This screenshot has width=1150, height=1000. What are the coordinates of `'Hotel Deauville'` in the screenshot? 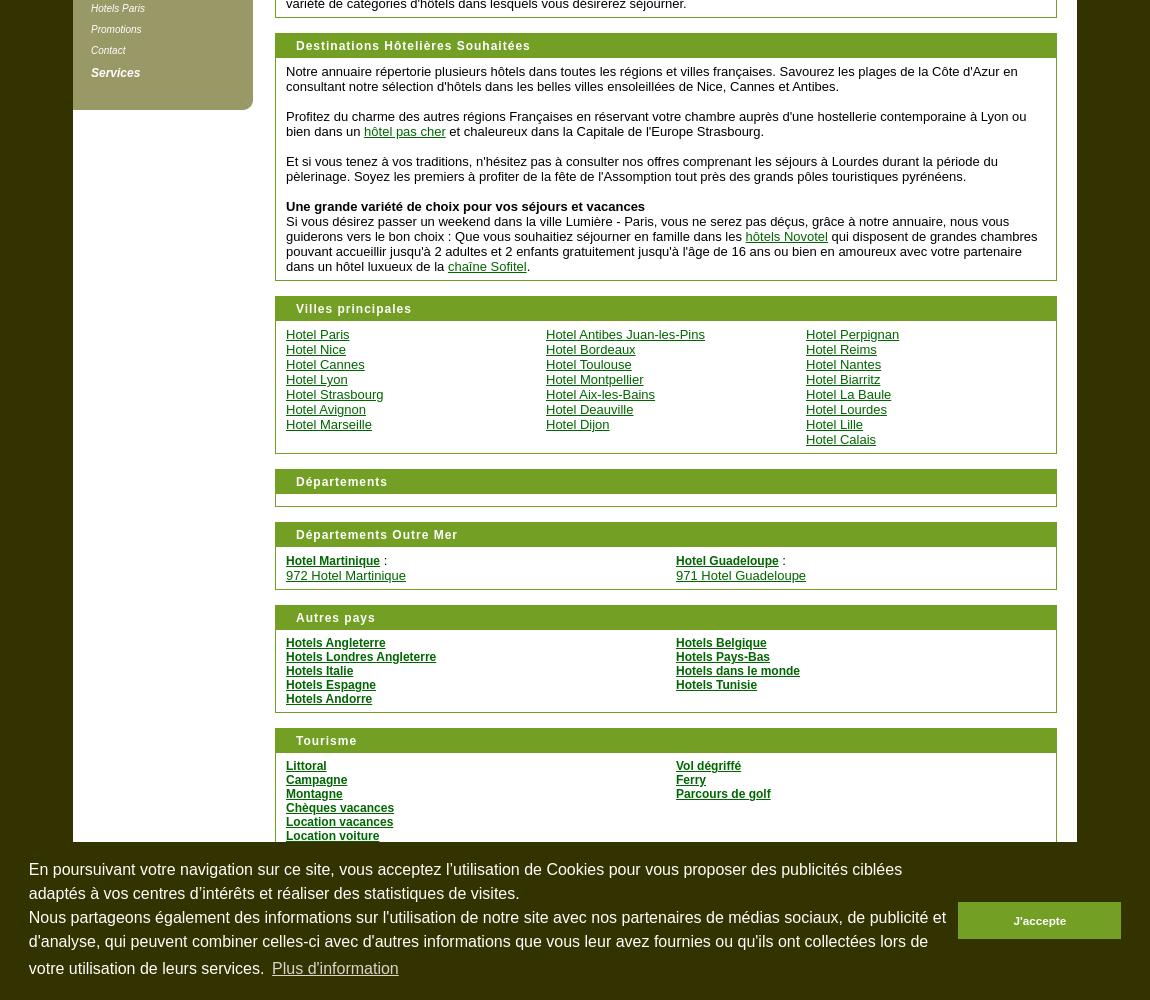 It's located at (588, 409).